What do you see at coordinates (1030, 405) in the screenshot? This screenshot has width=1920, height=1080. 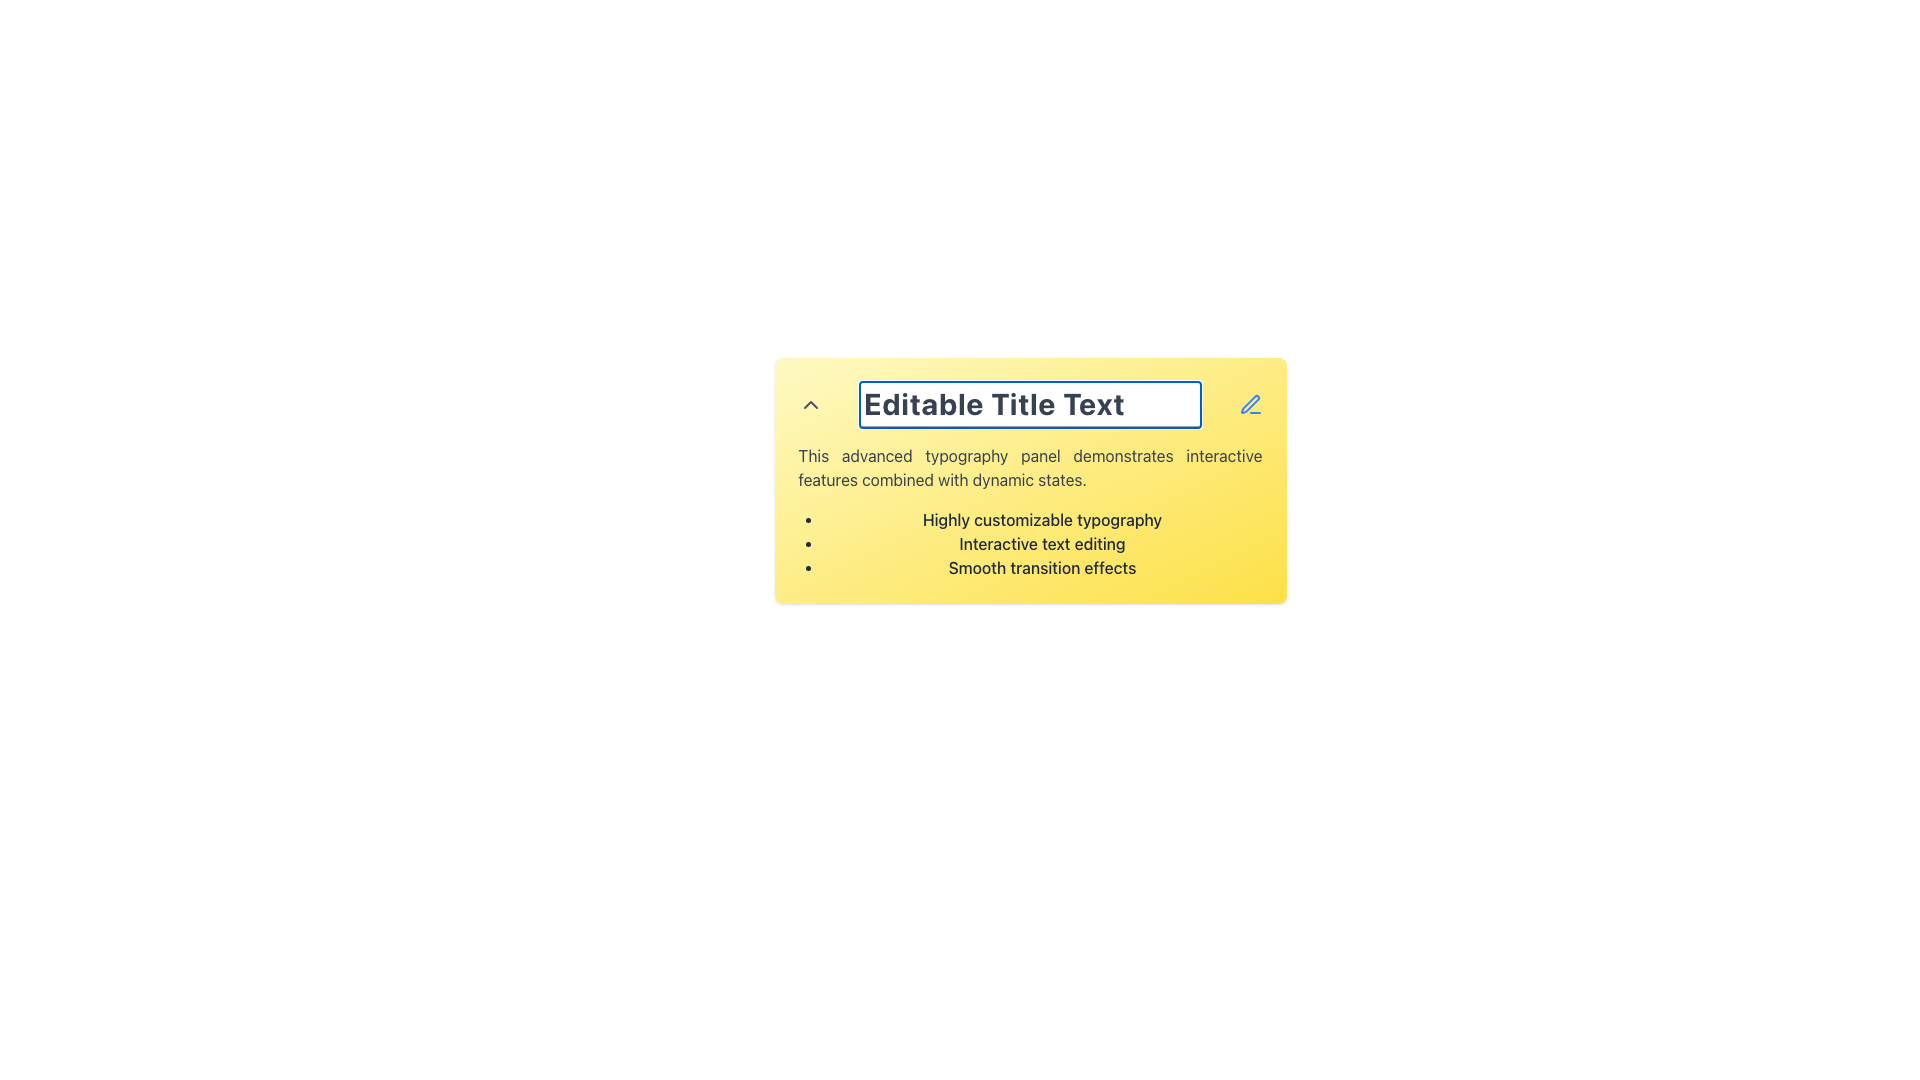 I see `the text area displaying 'Editable Title Text' which is styled in a bold and large font, located at the upper section of a yellow card panel` at bounding box center [1030, 405].